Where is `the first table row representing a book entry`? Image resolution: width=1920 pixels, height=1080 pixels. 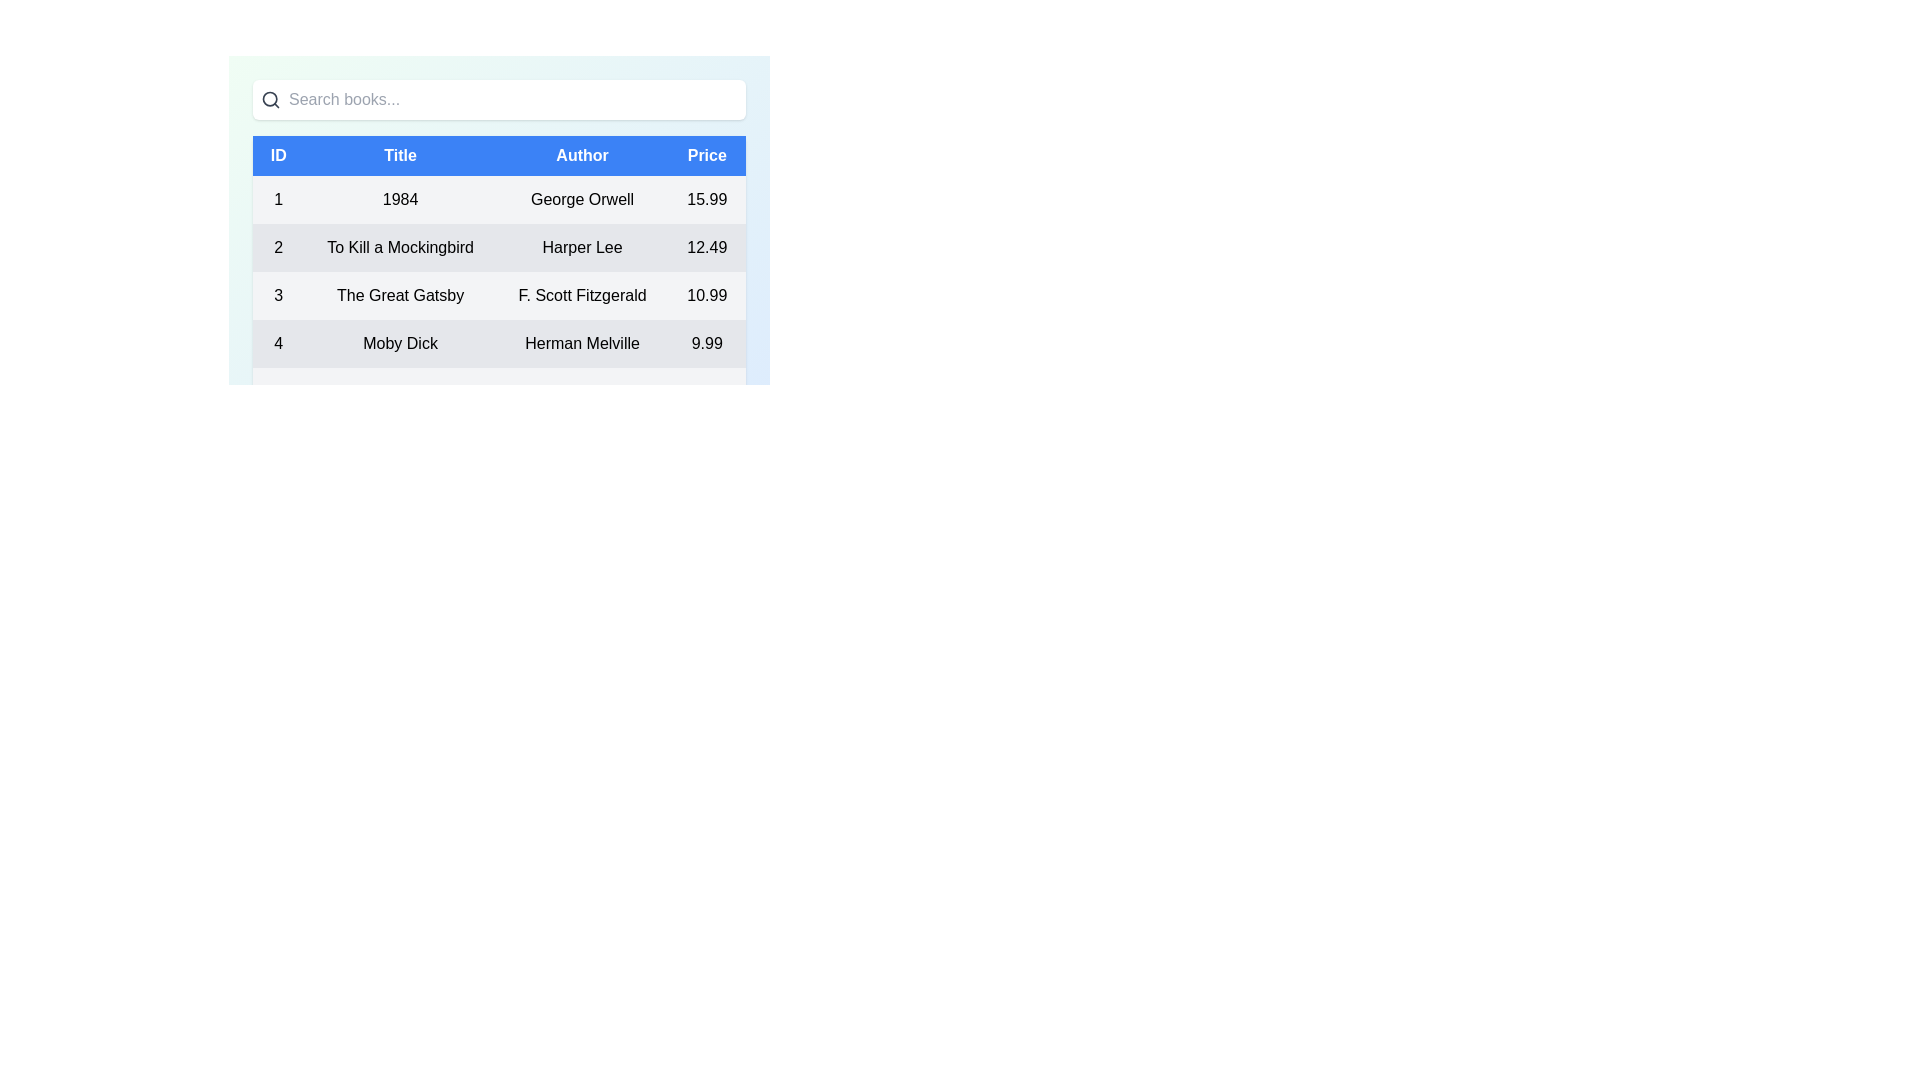
the first table row representing a book entry is located at coordinates (499, 200).